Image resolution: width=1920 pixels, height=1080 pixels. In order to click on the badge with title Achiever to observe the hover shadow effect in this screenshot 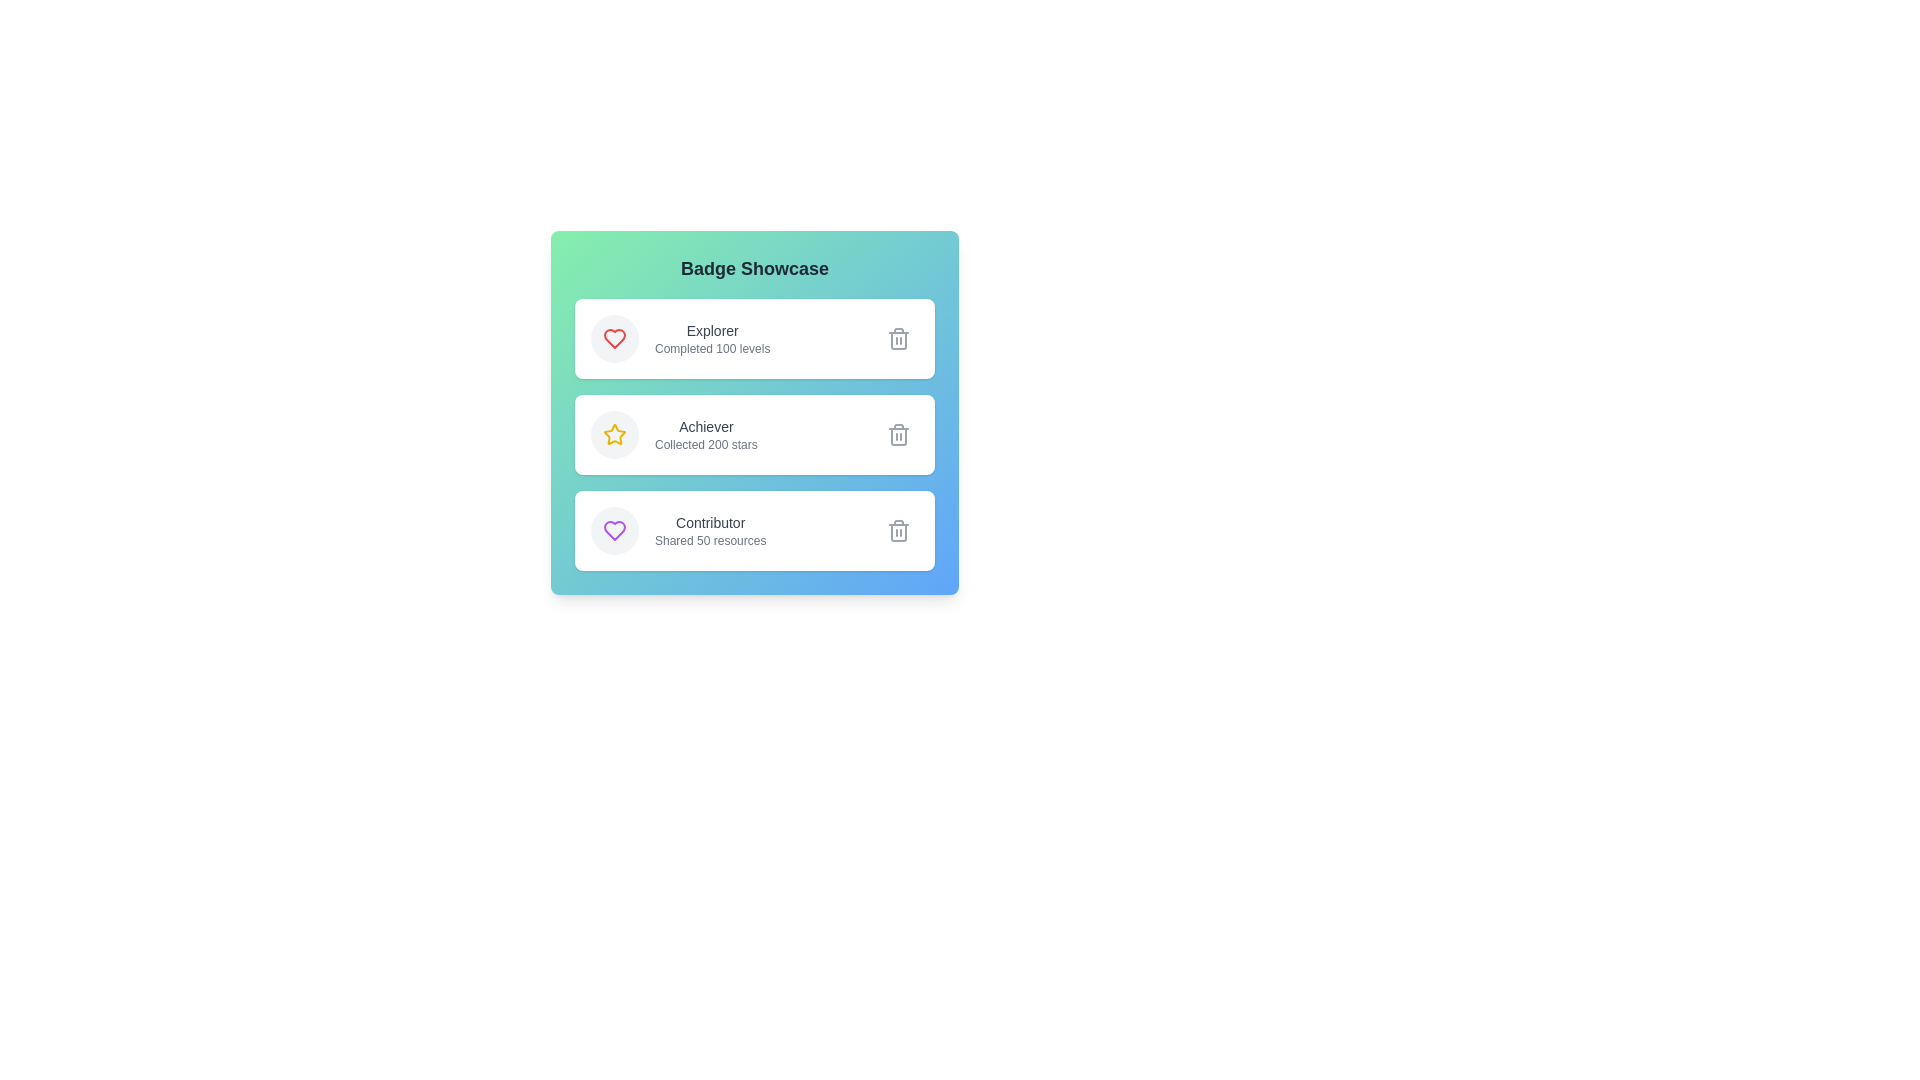, I will do `click(753, 434)`.